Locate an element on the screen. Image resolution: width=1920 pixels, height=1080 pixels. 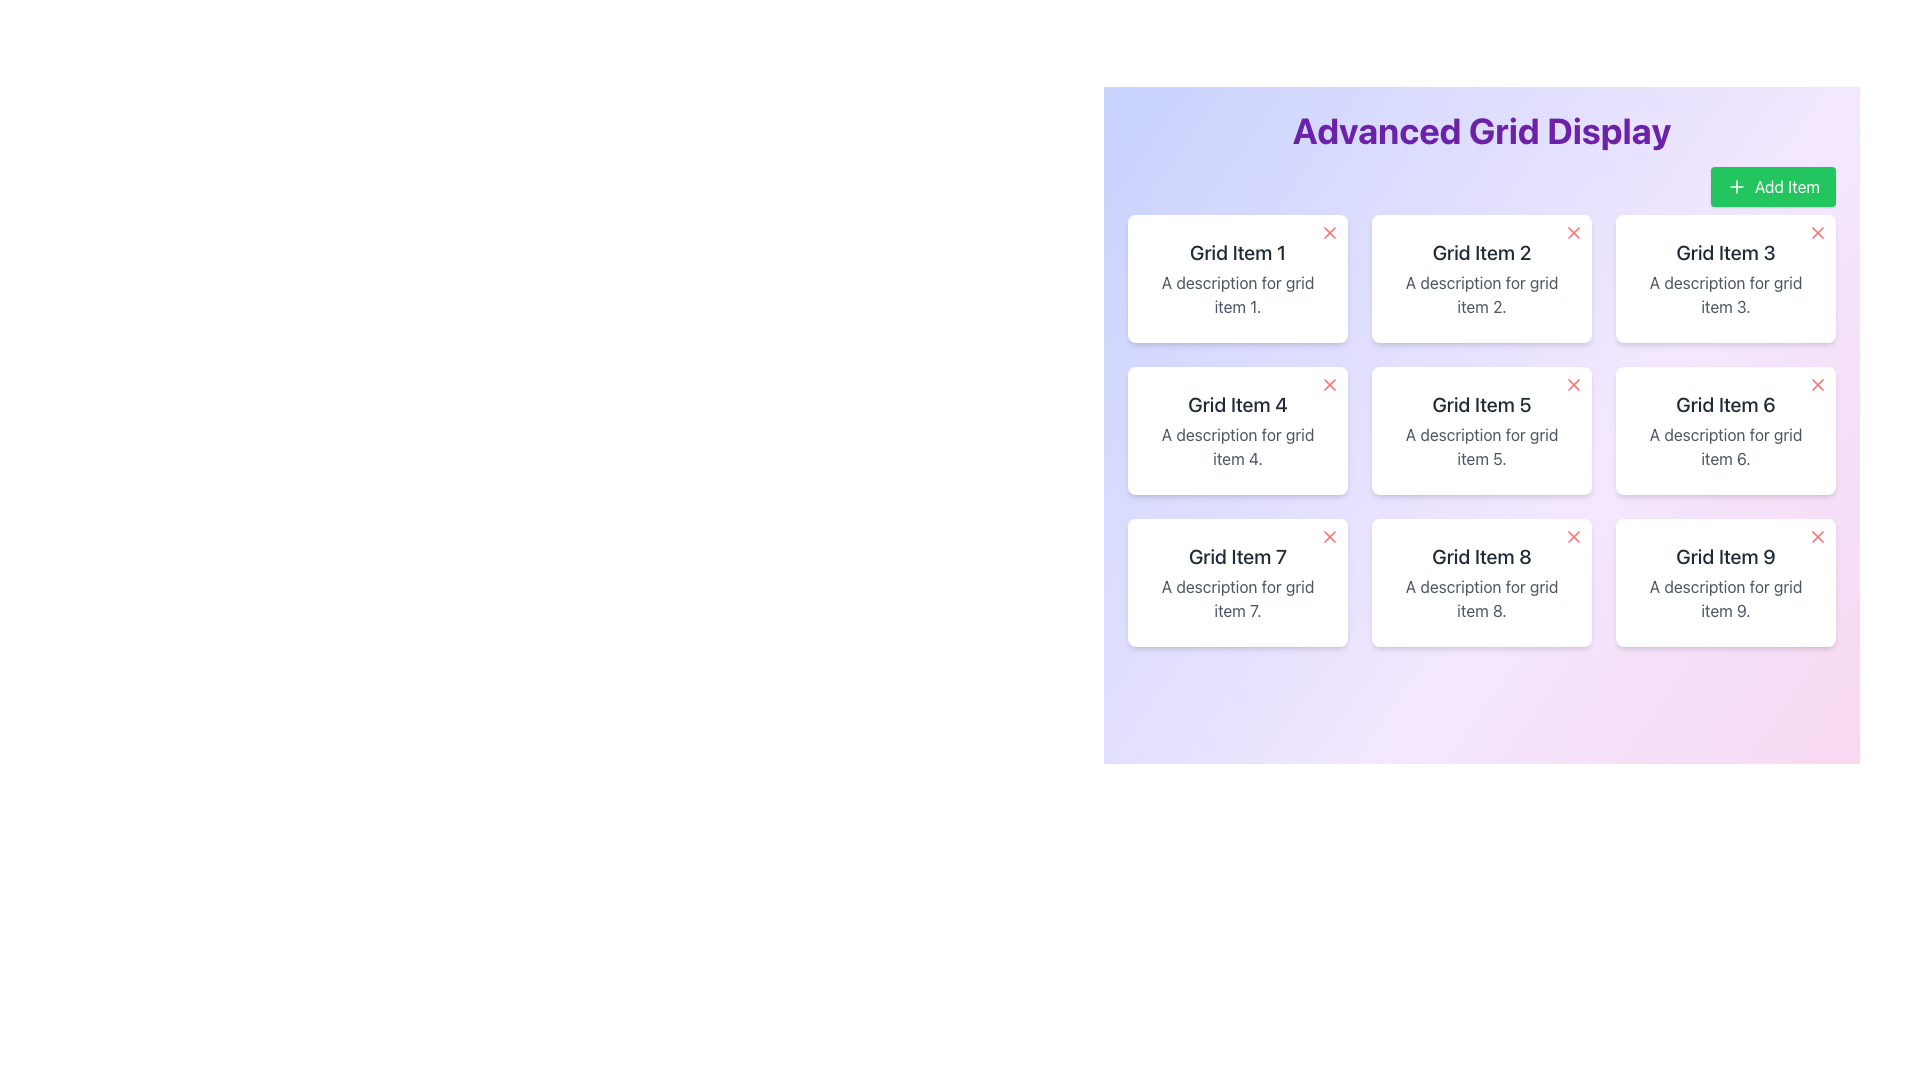
static text label providing additional information about 'Grid Item 8', located beneath the title text within its card is located at coordinates (1482, 597).